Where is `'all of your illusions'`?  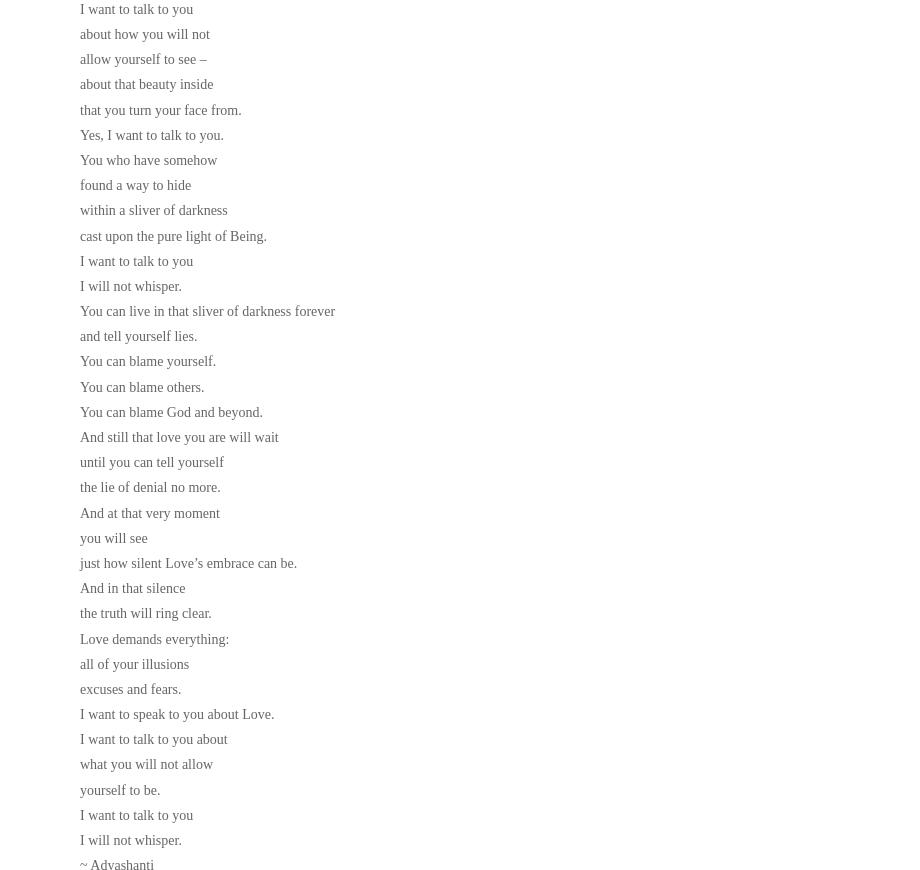
'all of your illusions' is located at coordinates (133, 663).